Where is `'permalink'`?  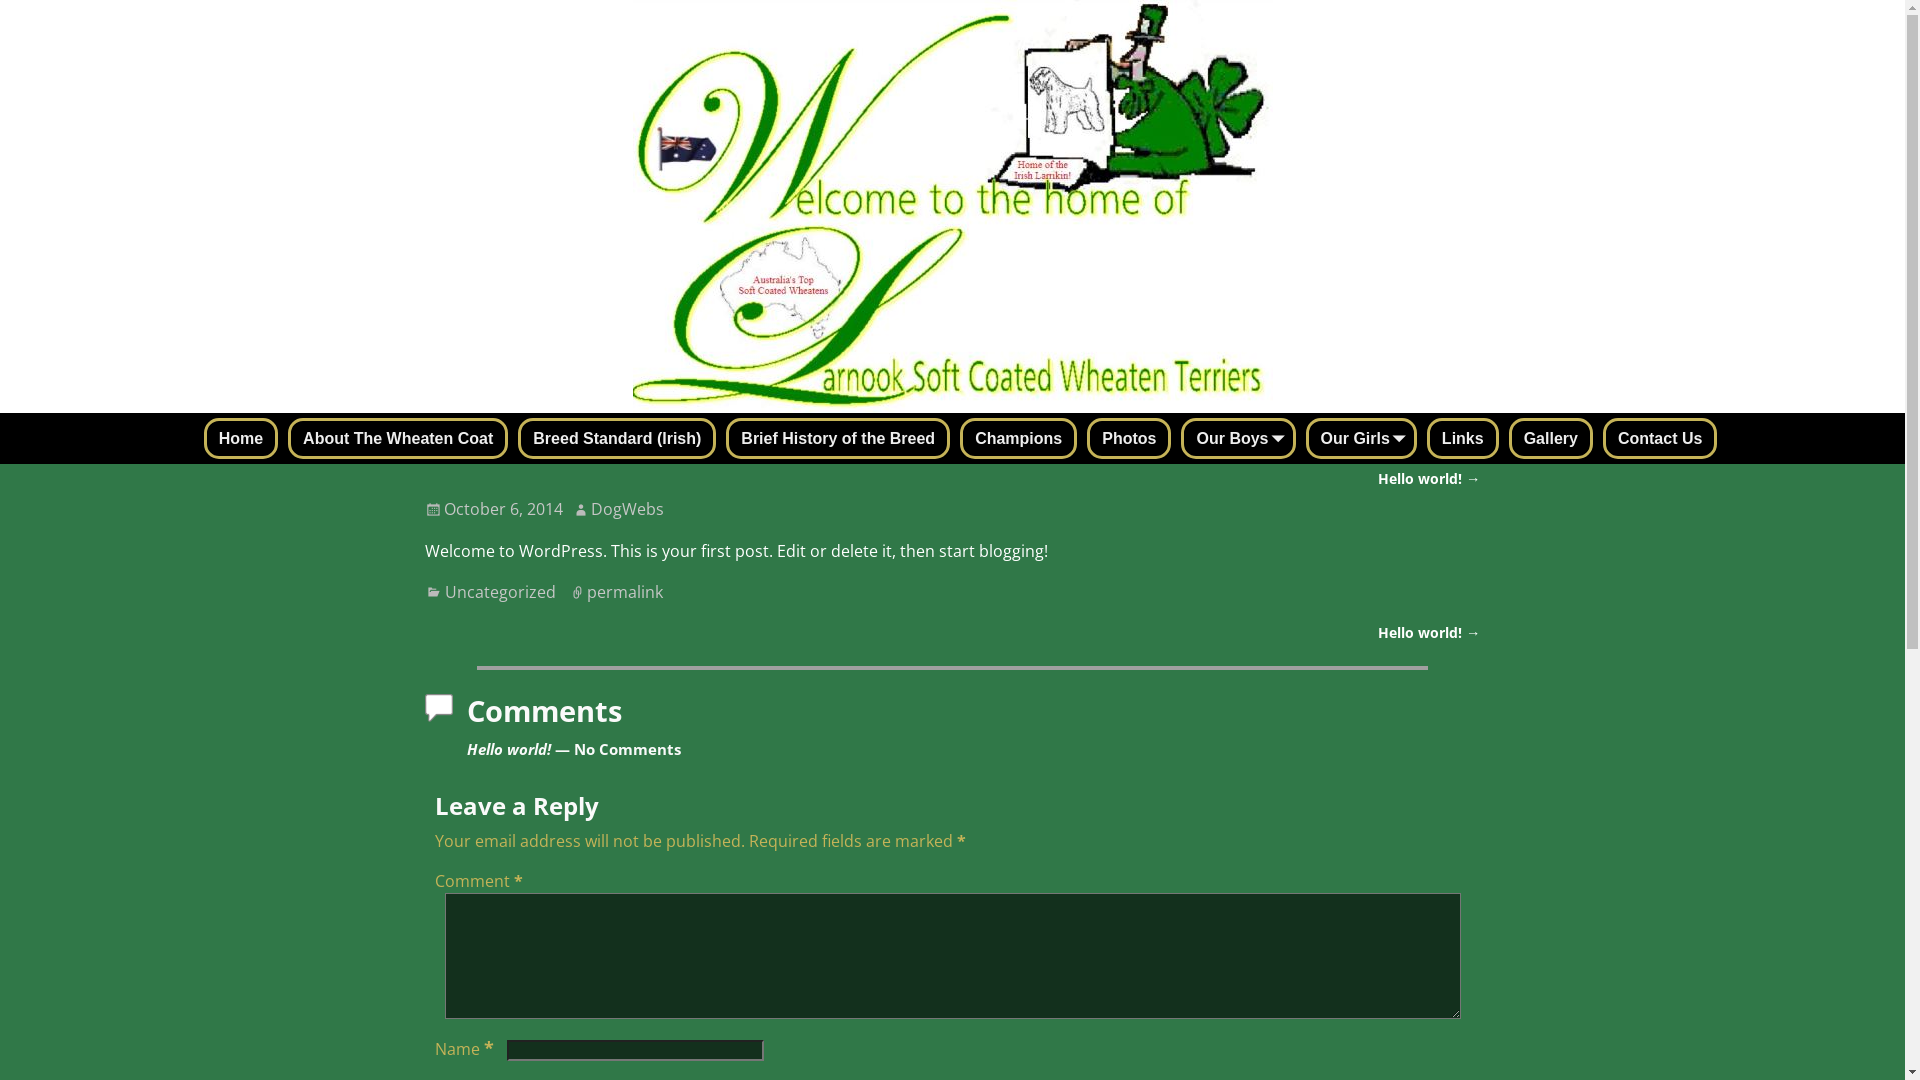
'permalink' is located at coordinates (623, 590).